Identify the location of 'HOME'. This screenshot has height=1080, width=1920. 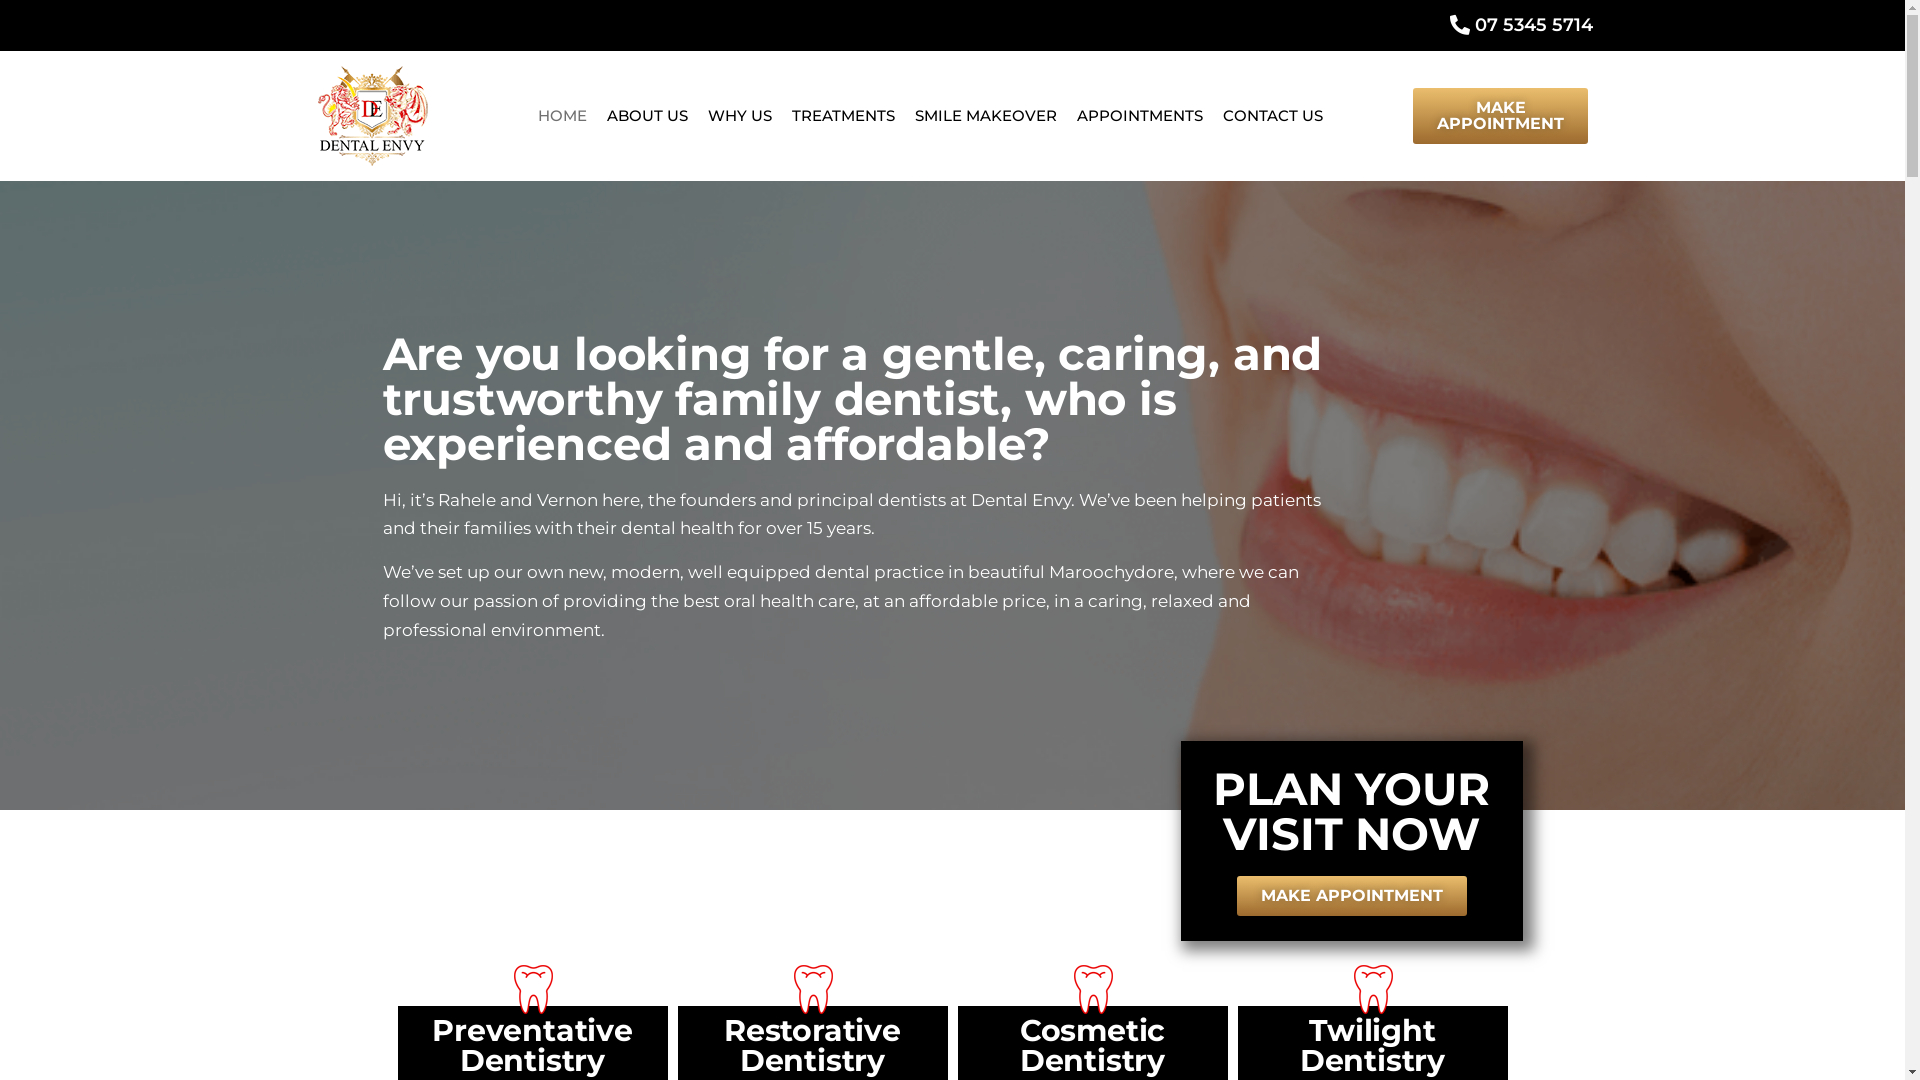
(528, 115).